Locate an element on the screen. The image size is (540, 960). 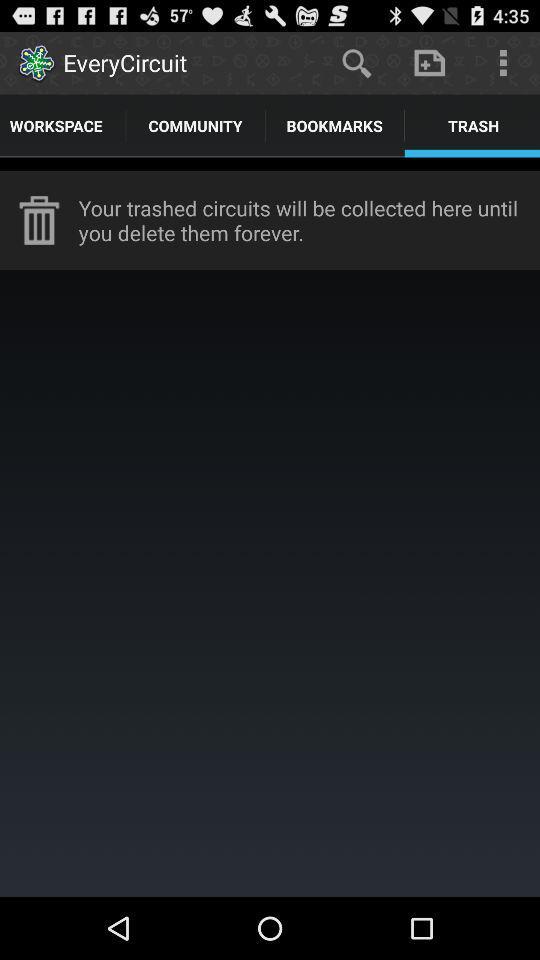
item above the trash is located at coordinates (428, 62).